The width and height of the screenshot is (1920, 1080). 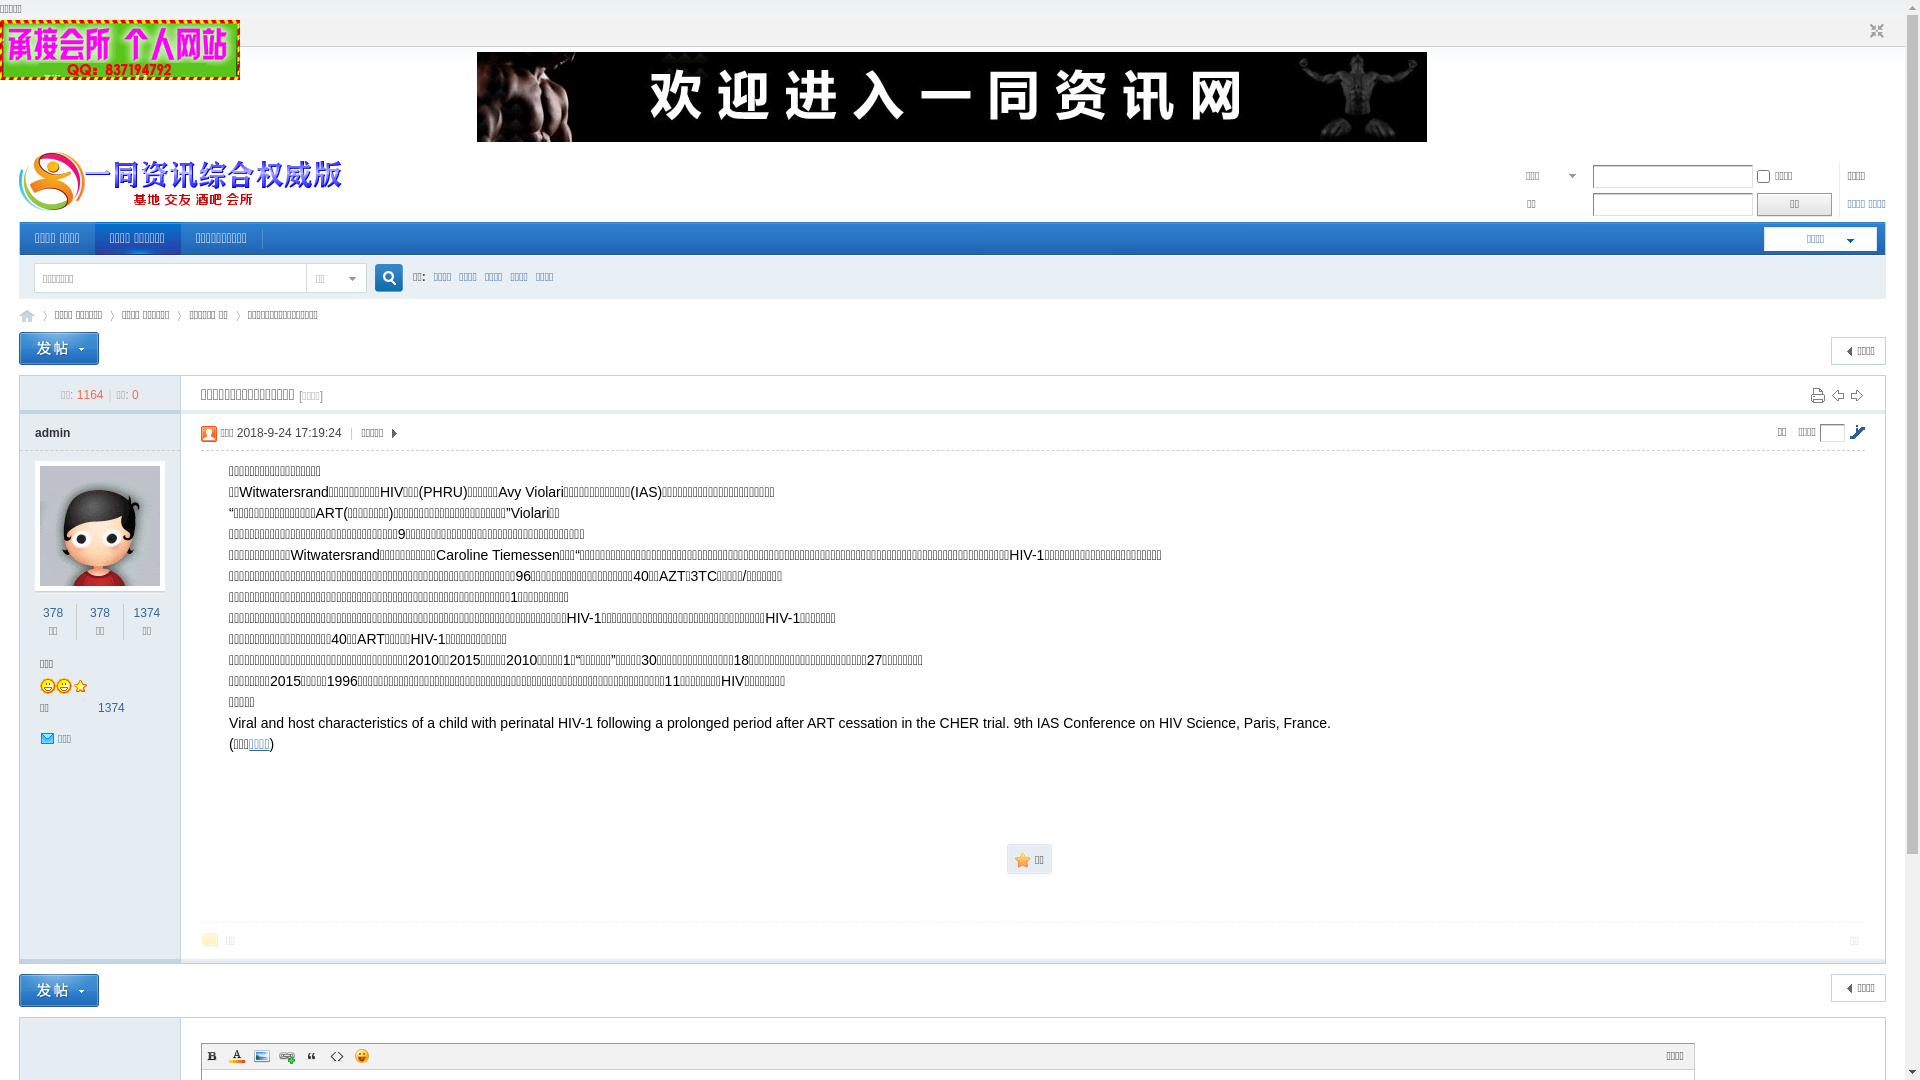 I want to click on 'Smilies', so click(x=361, y=1055).